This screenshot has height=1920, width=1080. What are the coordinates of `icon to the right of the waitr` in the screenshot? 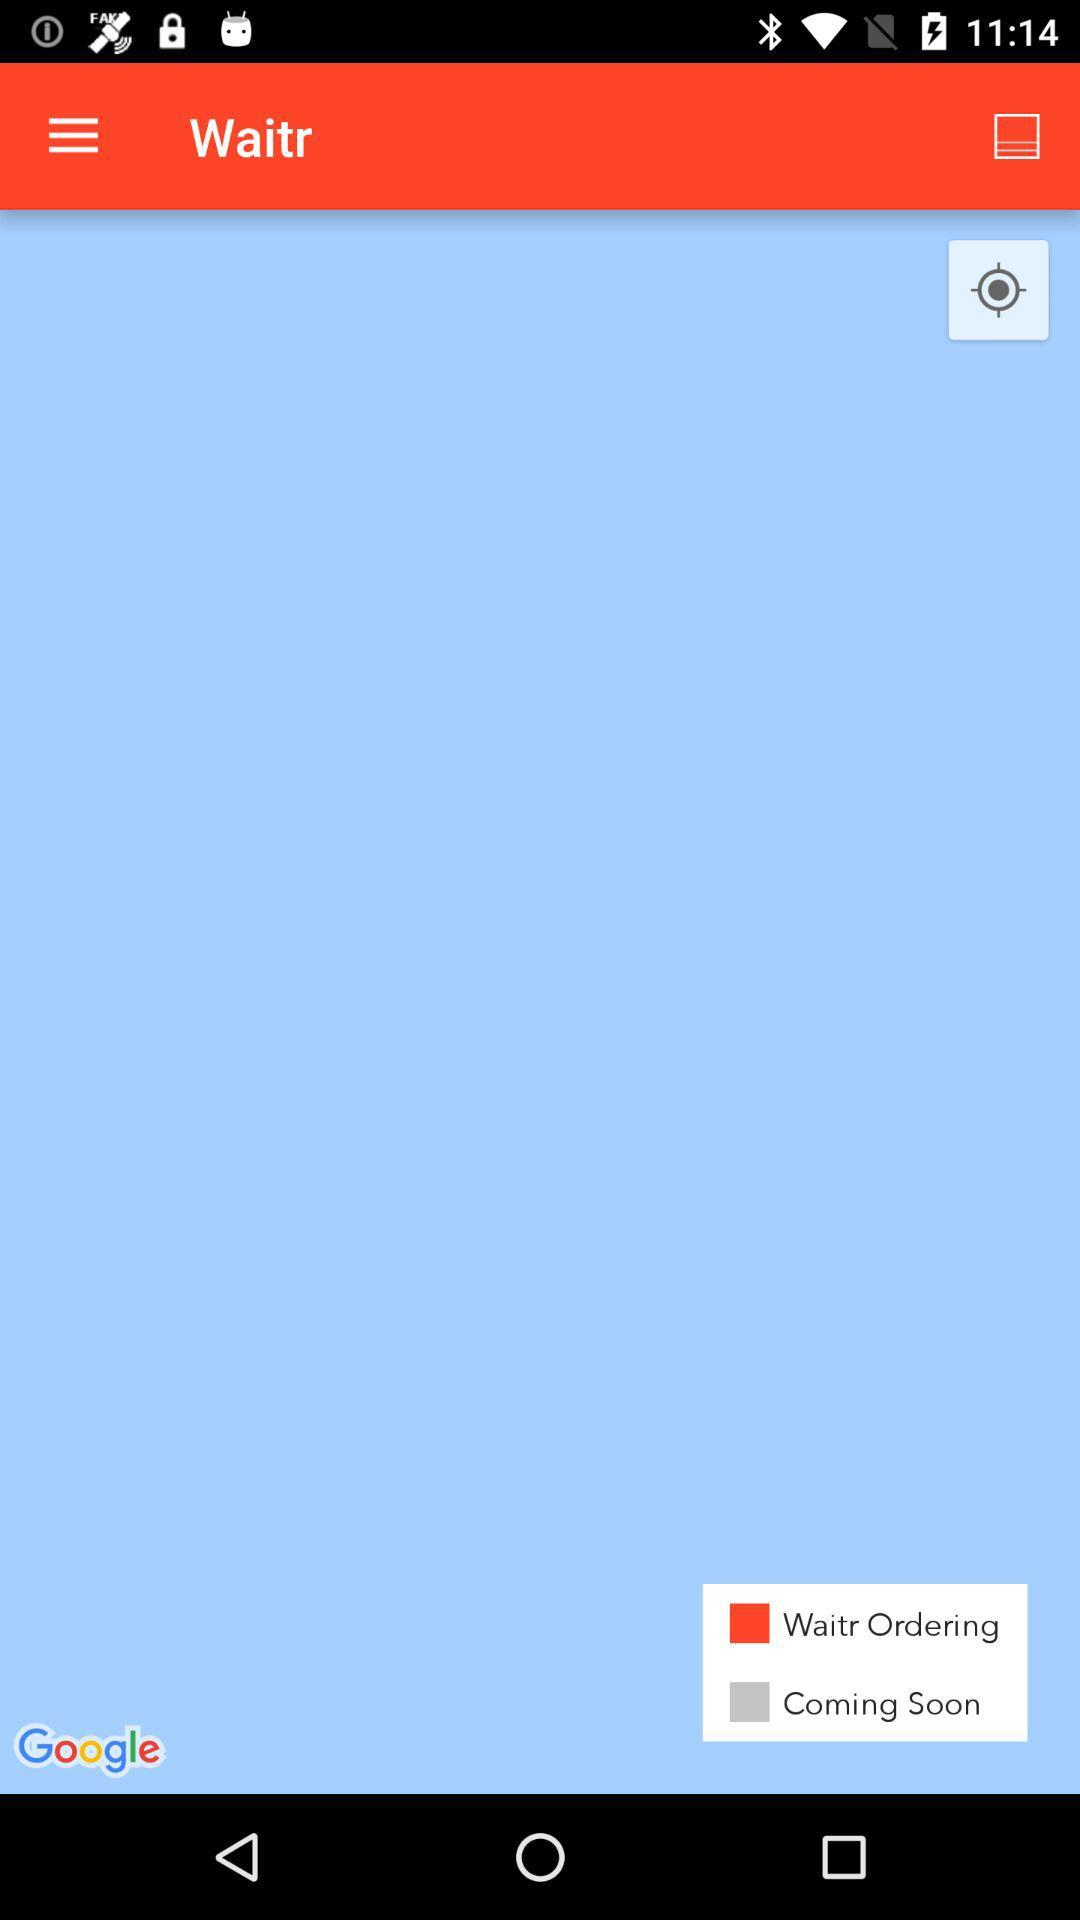 It's located at (1017, 135).